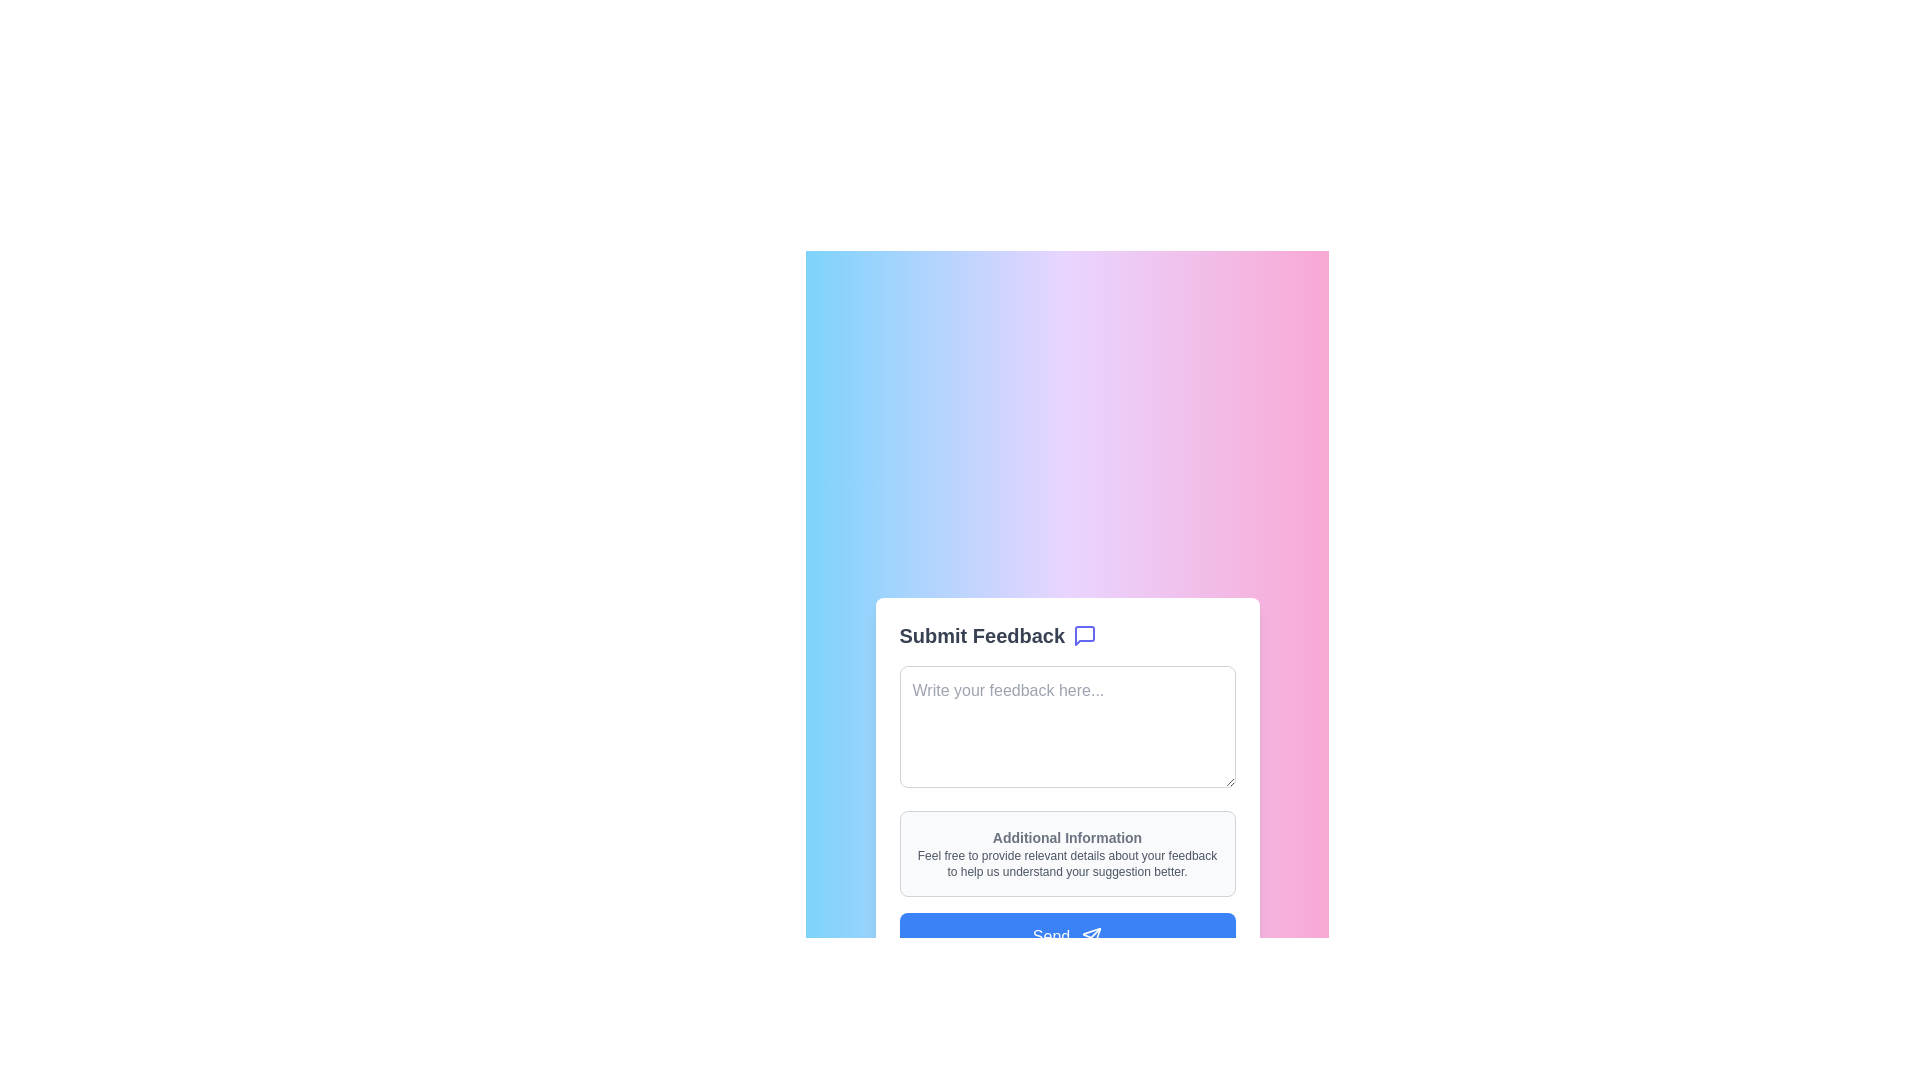 This screenshot has height=1080, width=1920. What do you see at coordinates (1091, 936) in the screenshot?
I see `the Decorative SVG icon located inside the 'Send' button at the bottom of the feedback form` at bounding box center [1091, 936].